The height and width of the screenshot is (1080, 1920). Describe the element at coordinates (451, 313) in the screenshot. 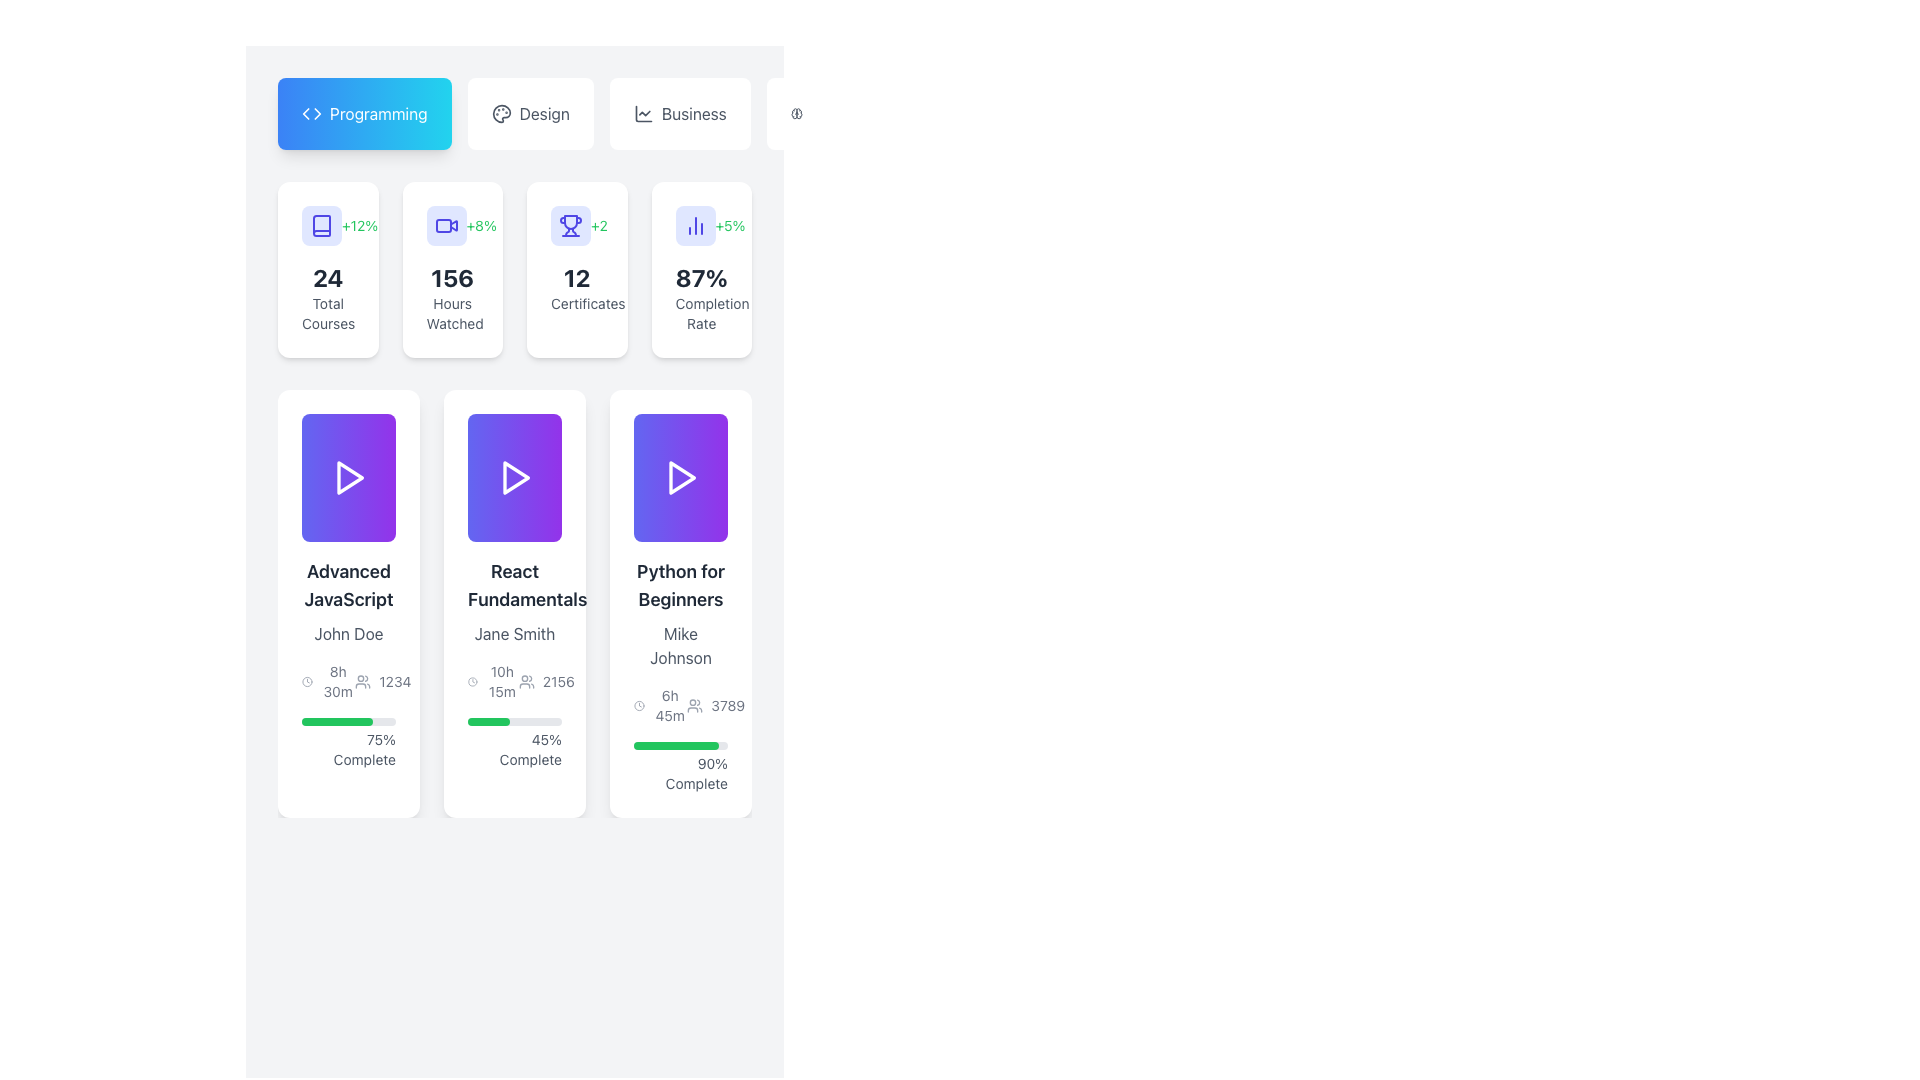

I see `text label that describes the numeric value of hours watched, positioned below the bold stat '156' in the third statistics card` at that location.